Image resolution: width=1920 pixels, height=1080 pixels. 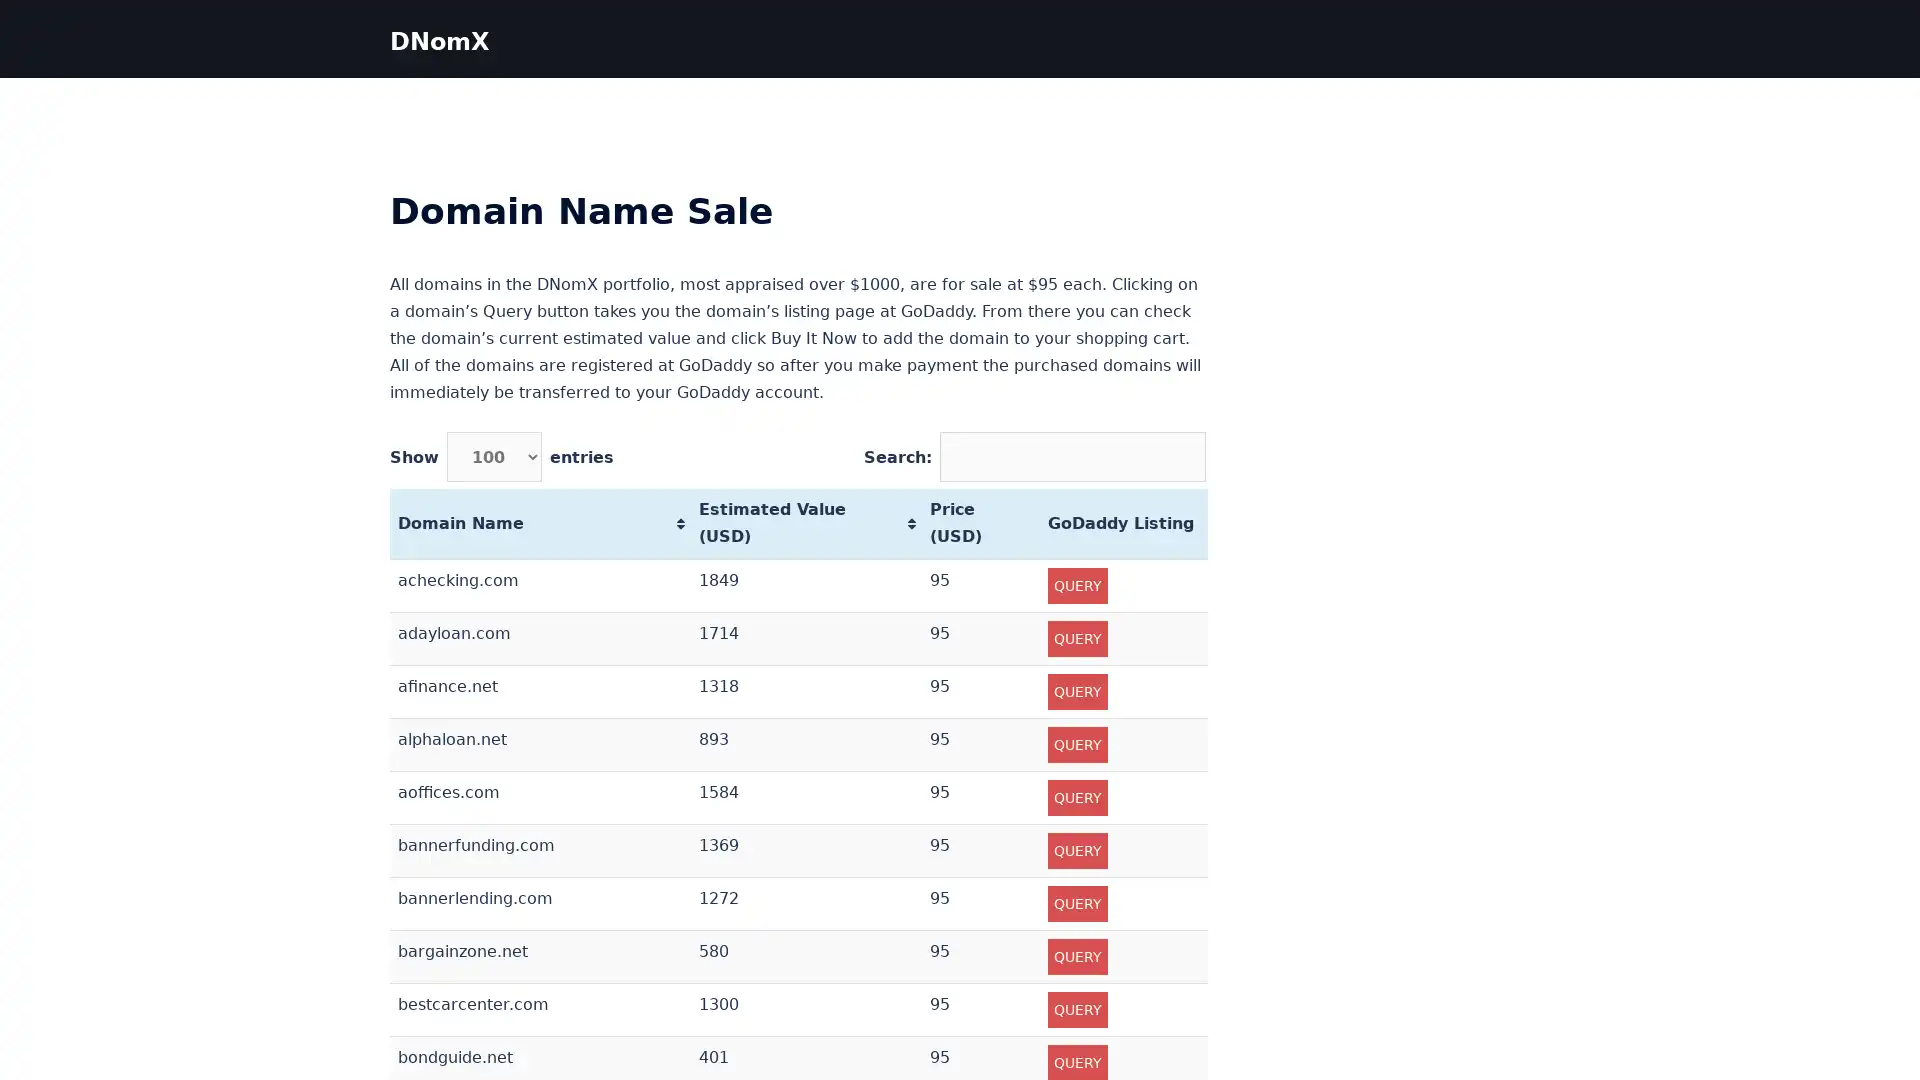 I want to click on QUERY, so click(x=1075, y=690).